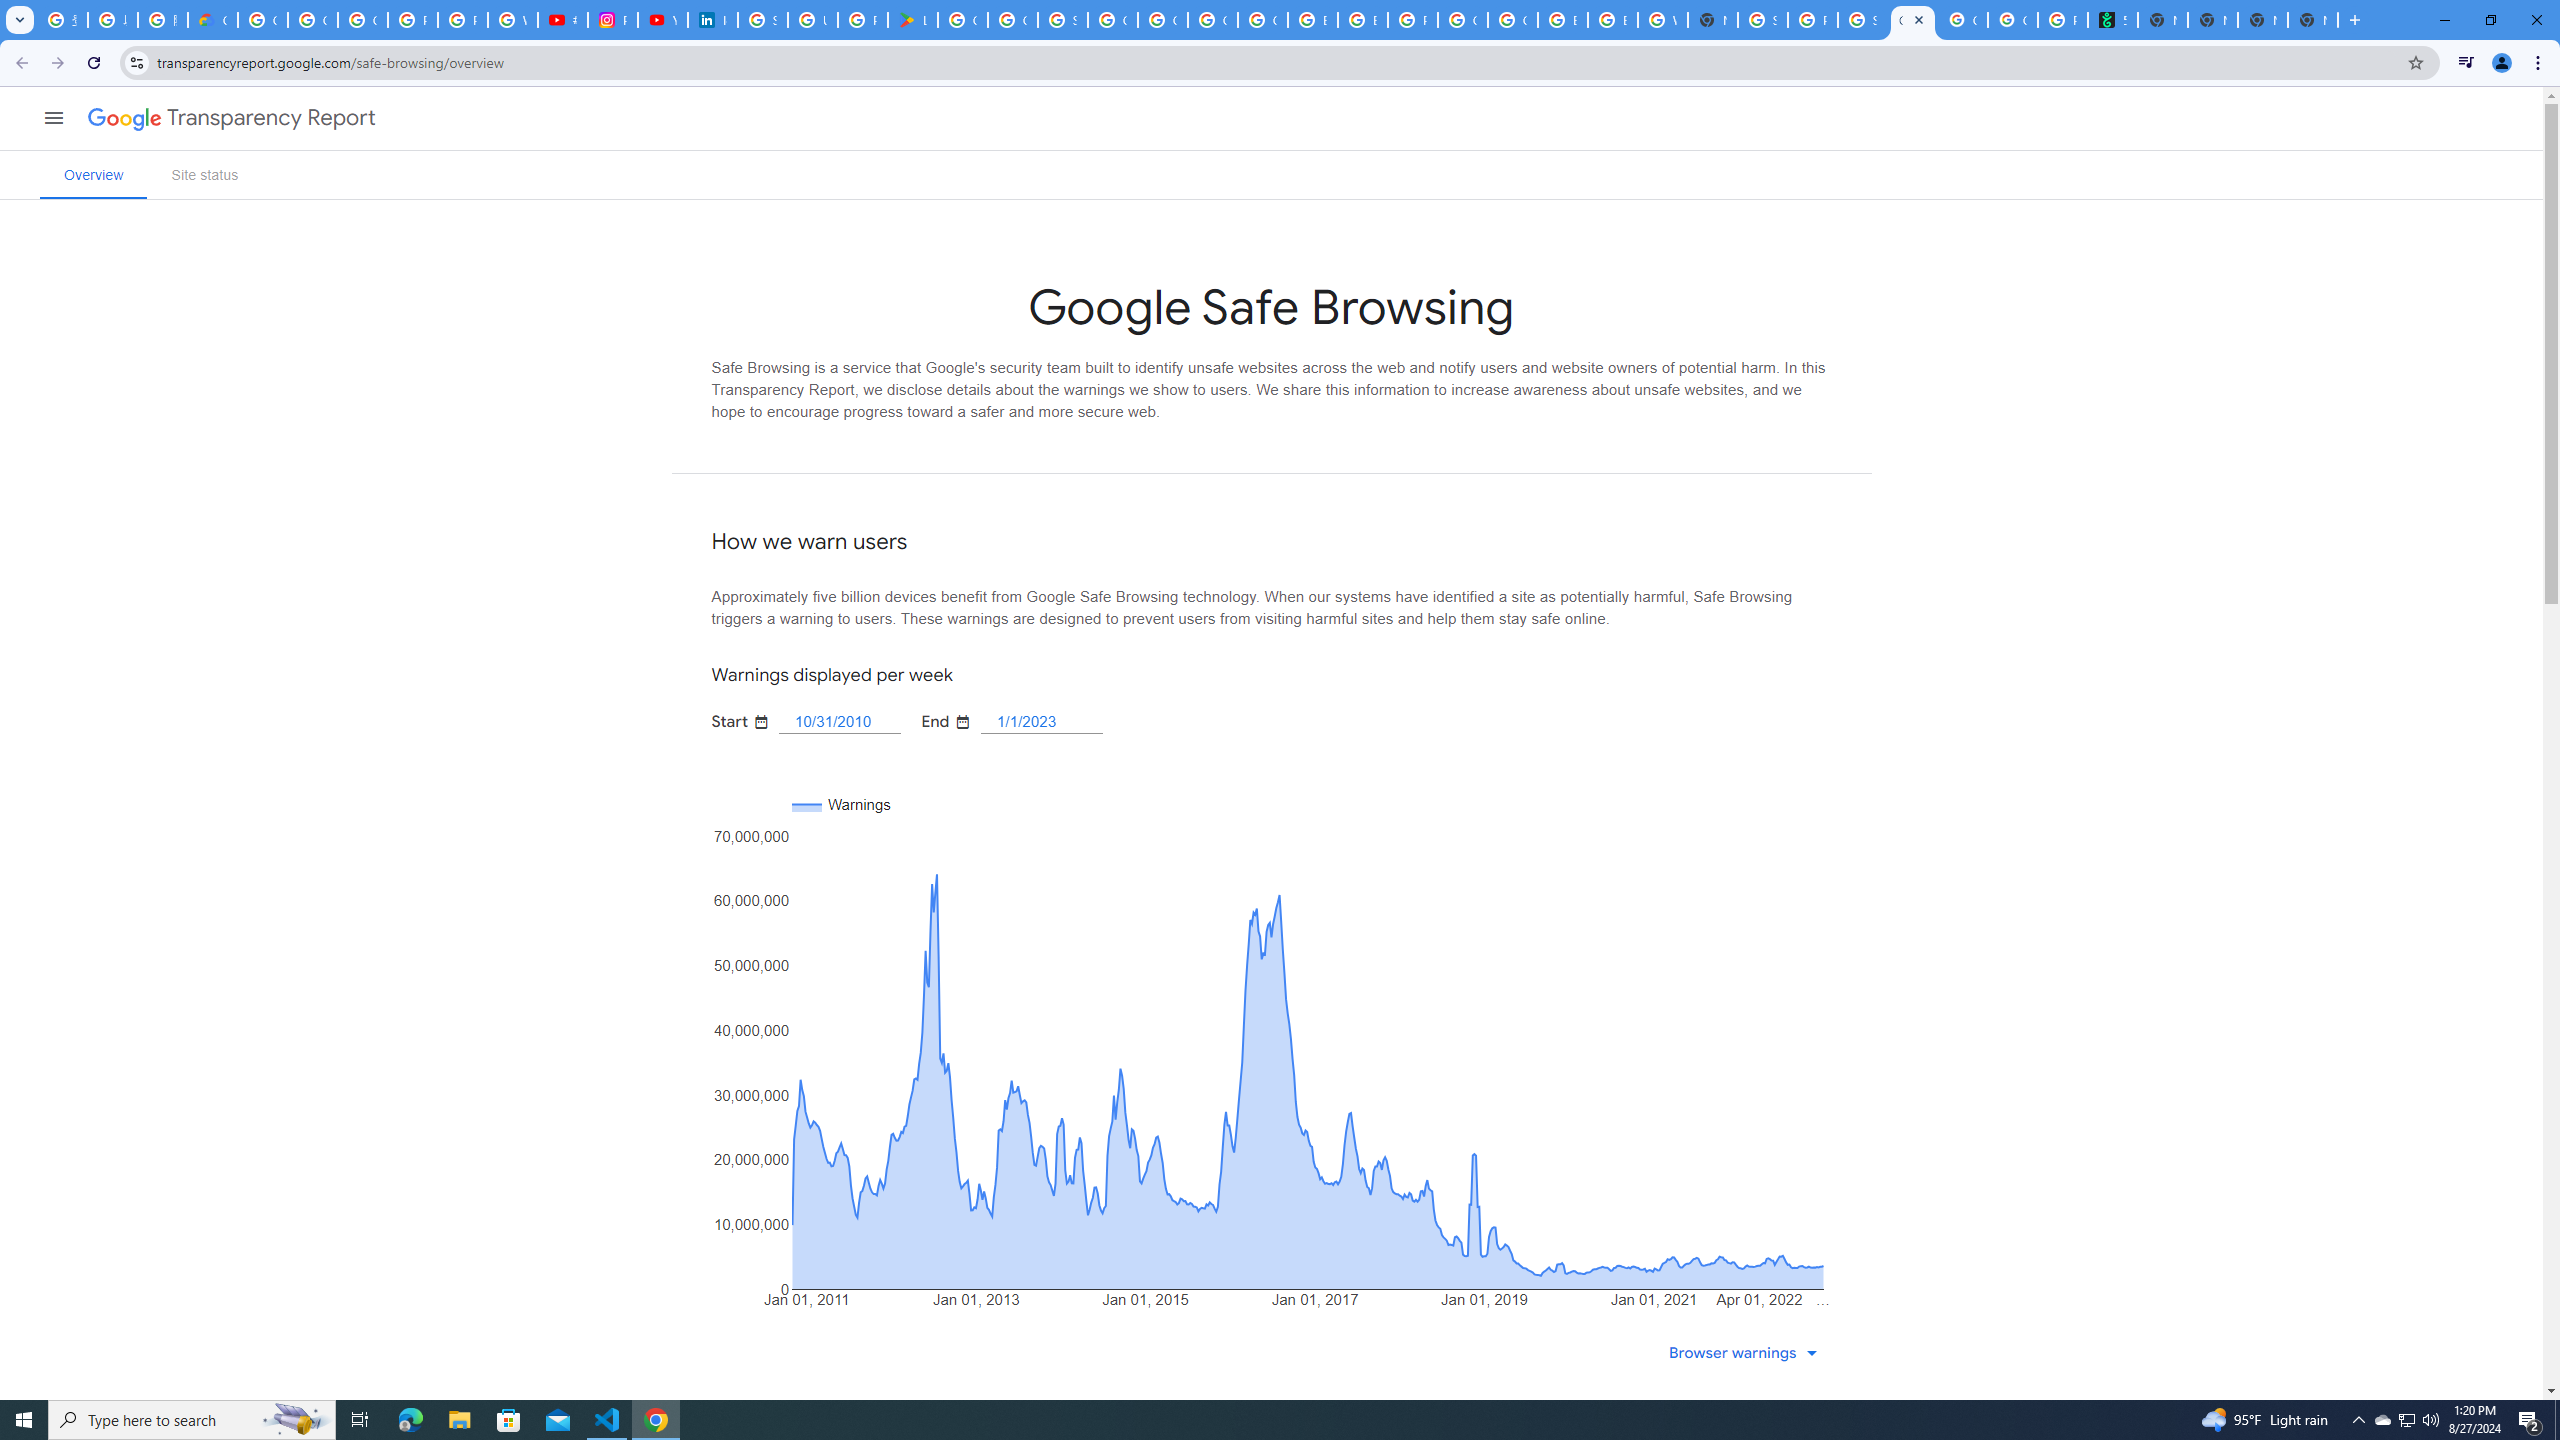 This screenshot has height=1440, width=2560. I want to click on 'Google Workspace - Specific Terms', so click(1011, 19).